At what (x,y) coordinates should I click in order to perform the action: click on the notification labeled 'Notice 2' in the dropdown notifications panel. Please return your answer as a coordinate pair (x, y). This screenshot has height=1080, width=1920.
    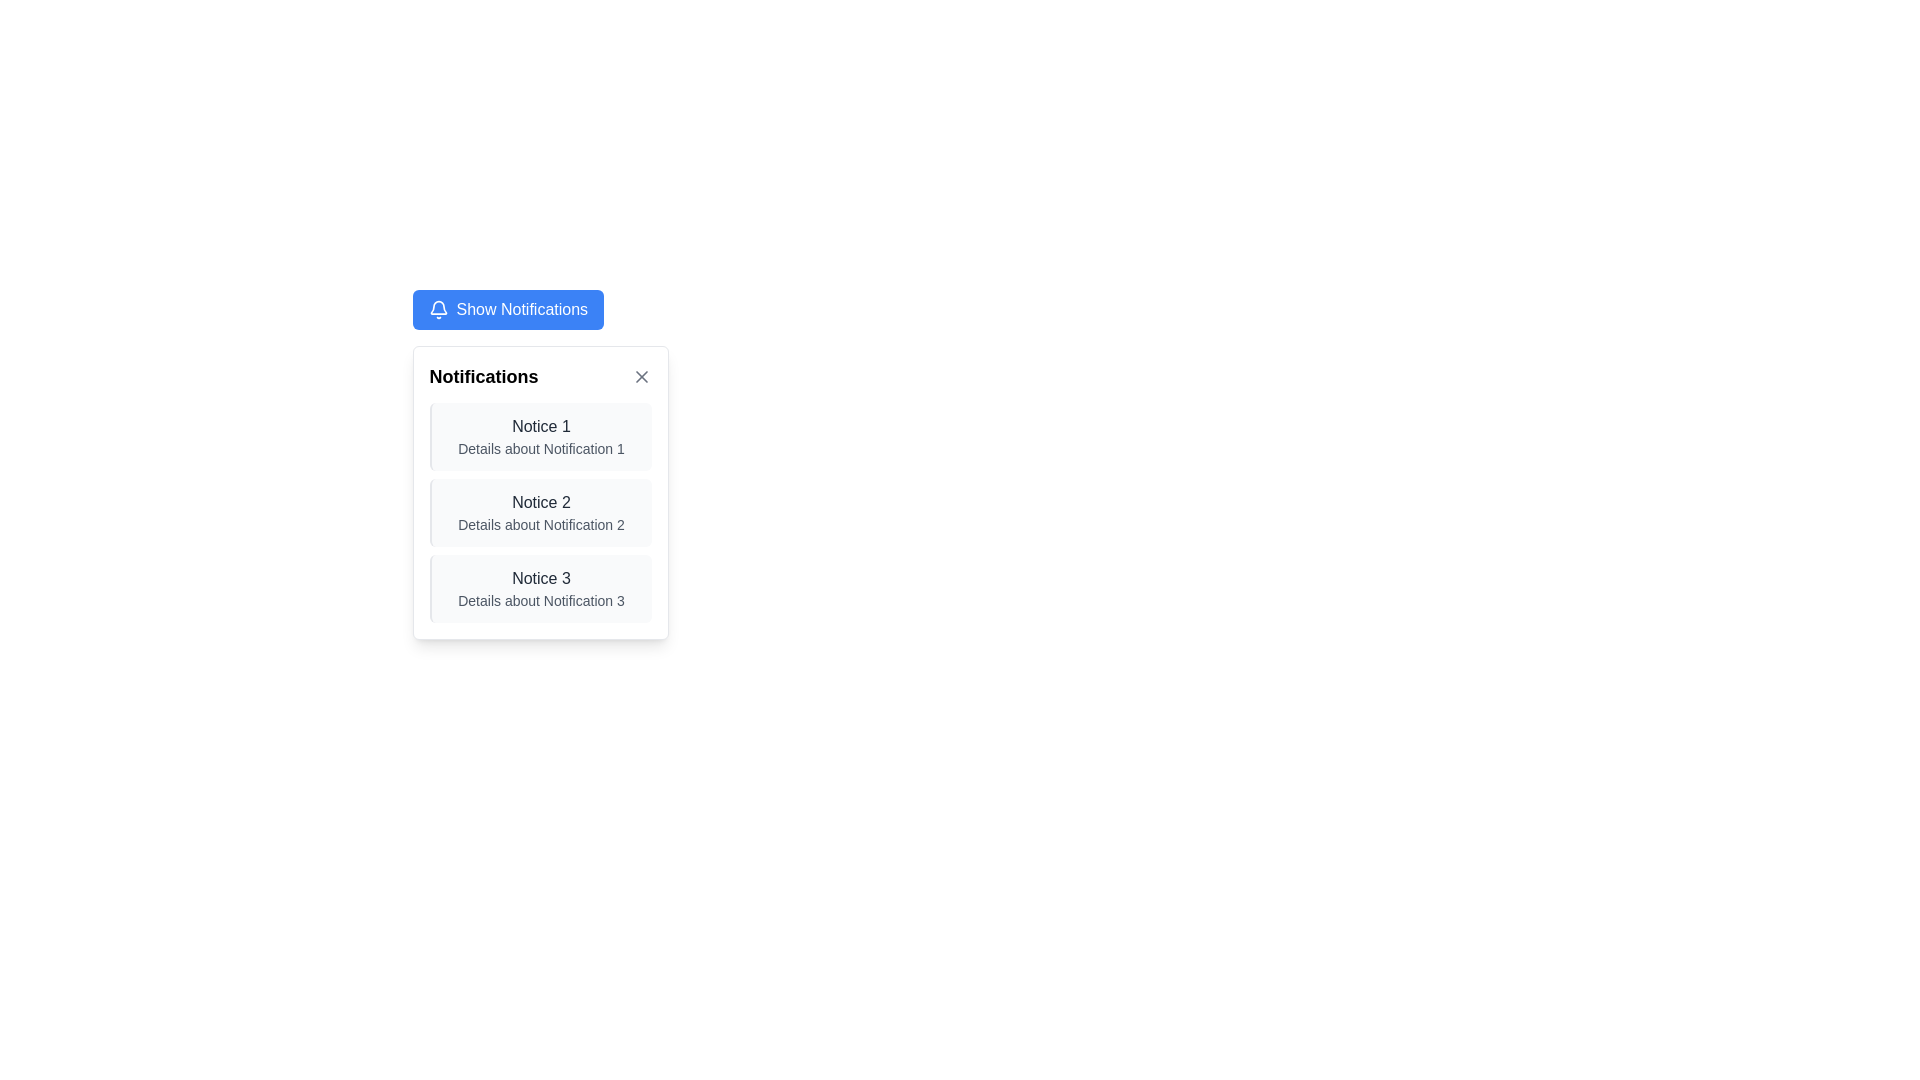
    Looking at the image, I should click on (540, 493).